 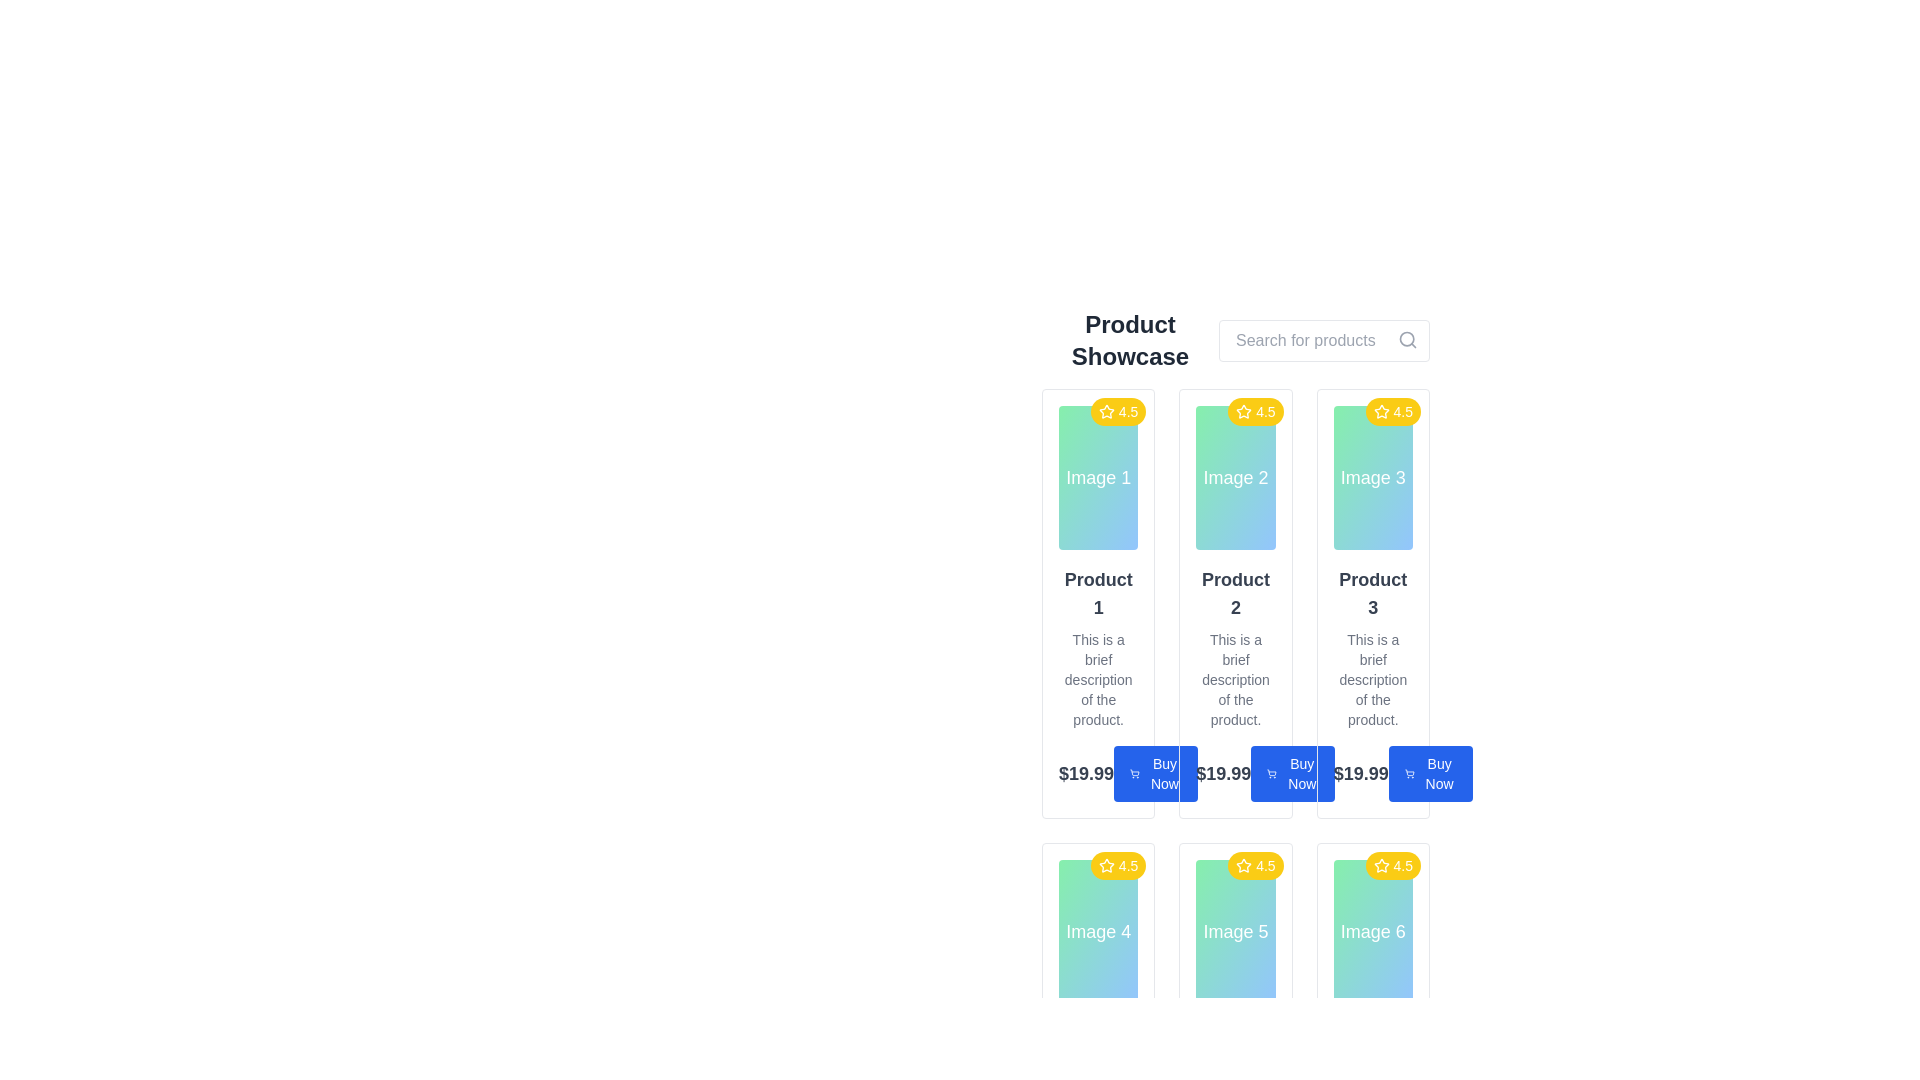 I want to click on the product rating icon located in the top-right corner of the product card, which indicates a rating of '4.5', so click(x=1105, y=865).